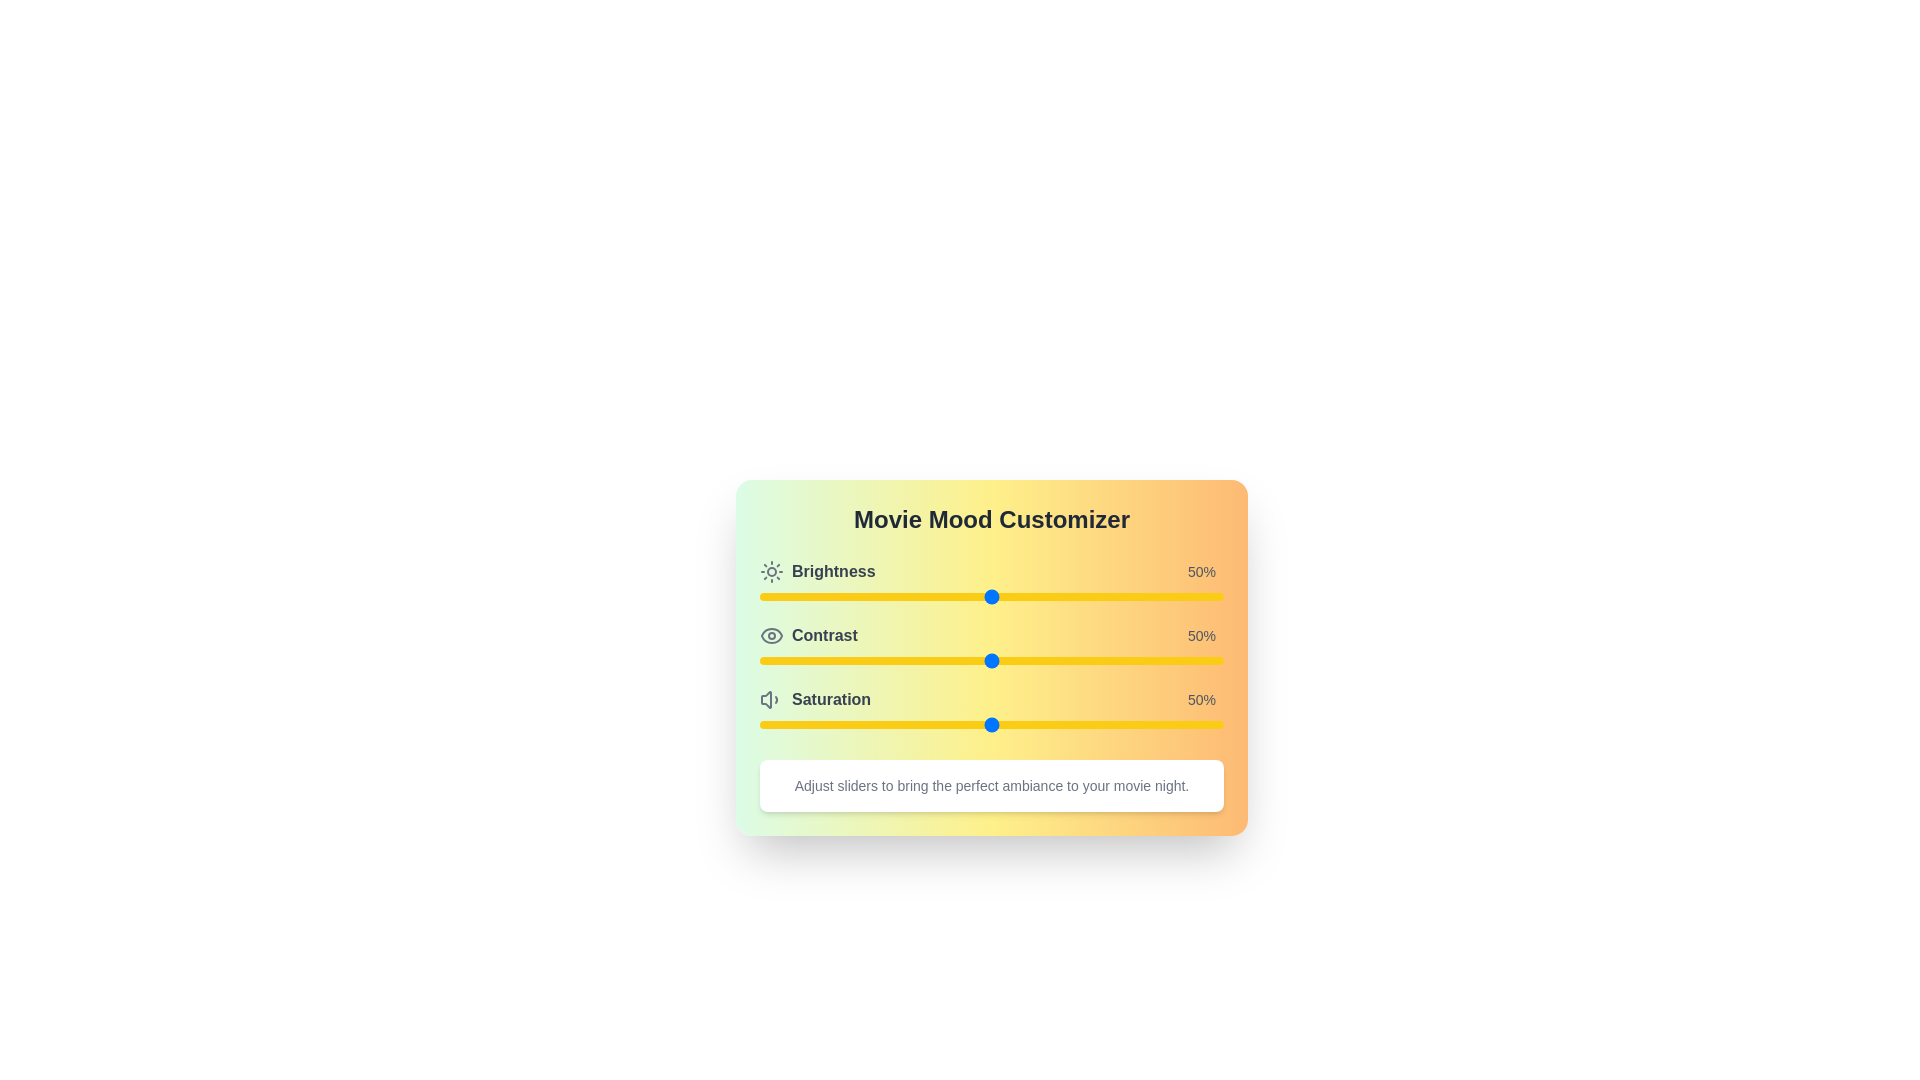 This screenshot has width=1920, height=1080. What do you see at coordinates (815, 698) in the screenshot?
I see `the 'Saturation' label, which is the third item in a vertically stacked list of settings. It features bold dark gray text and a speaker icon to its left` at bounding box center [815, 698].